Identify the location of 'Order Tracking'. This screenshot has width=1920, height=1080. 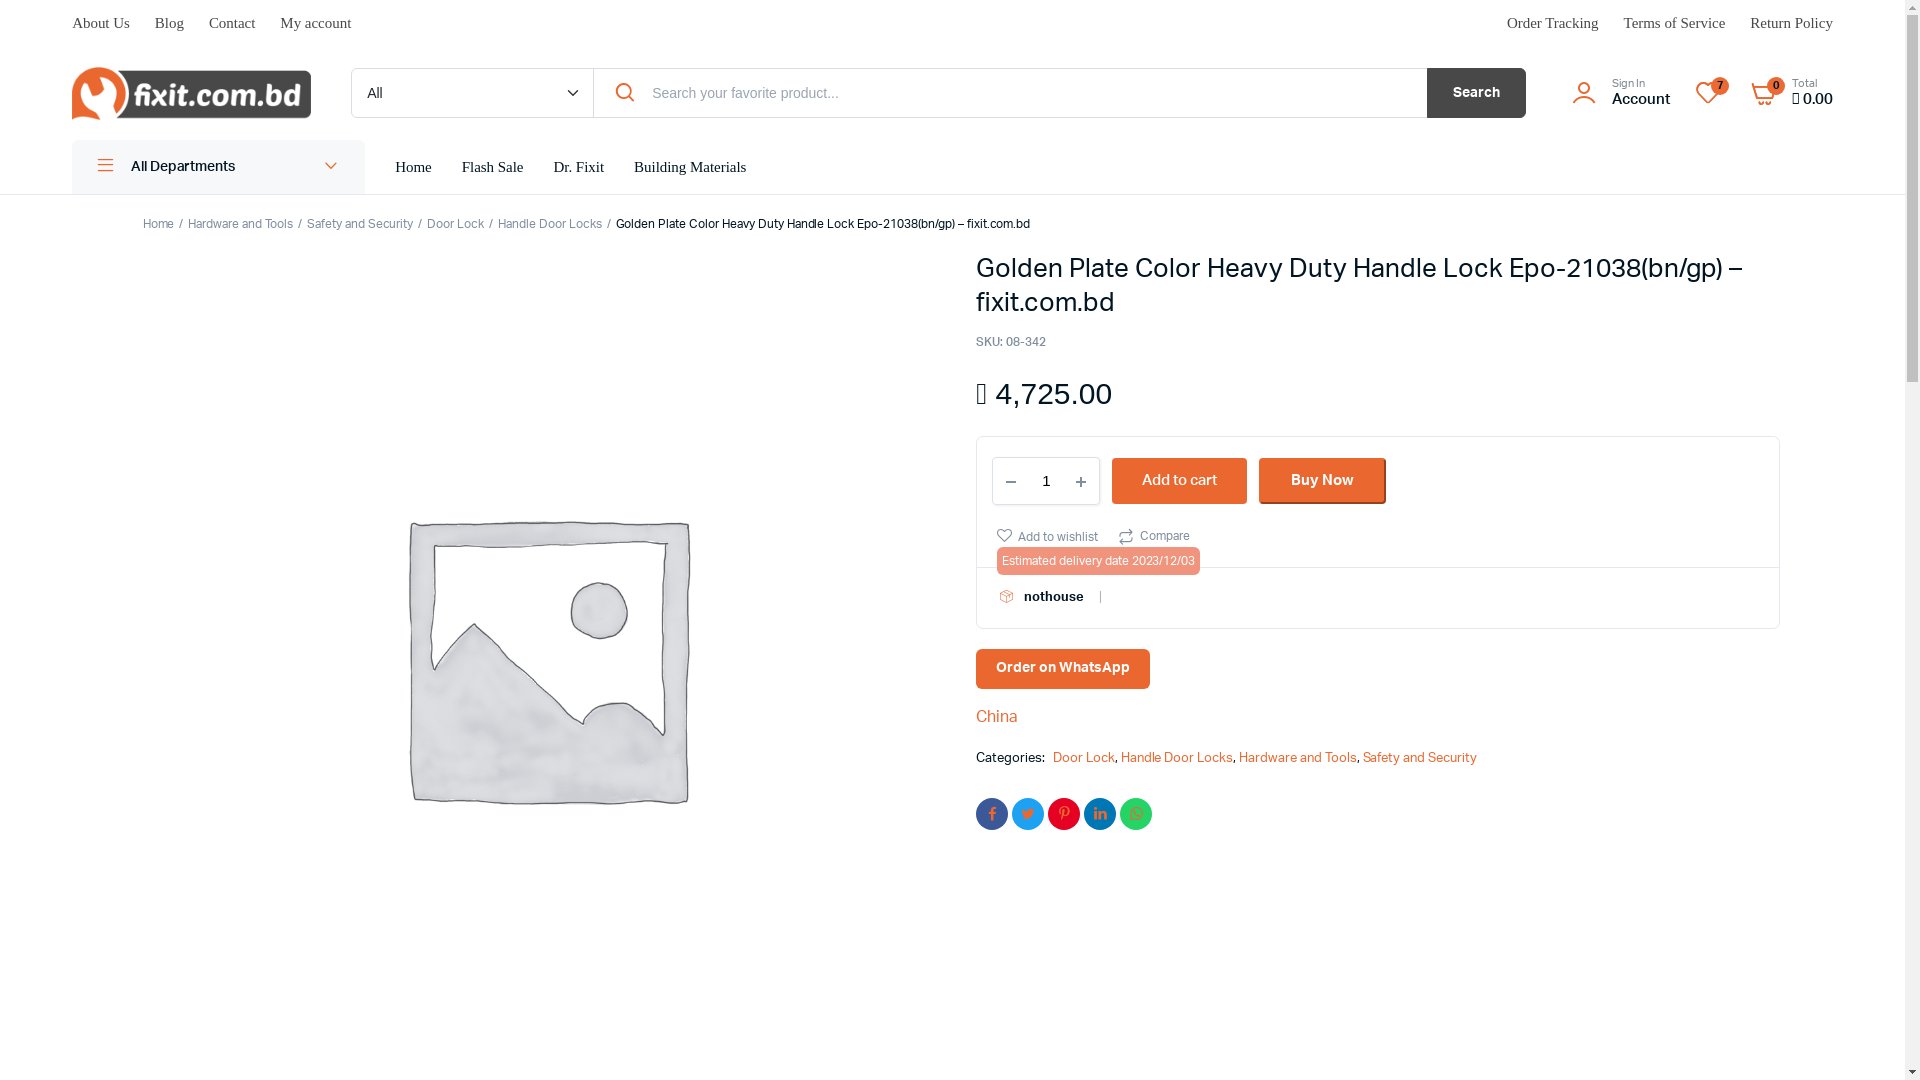
(1552, 23).